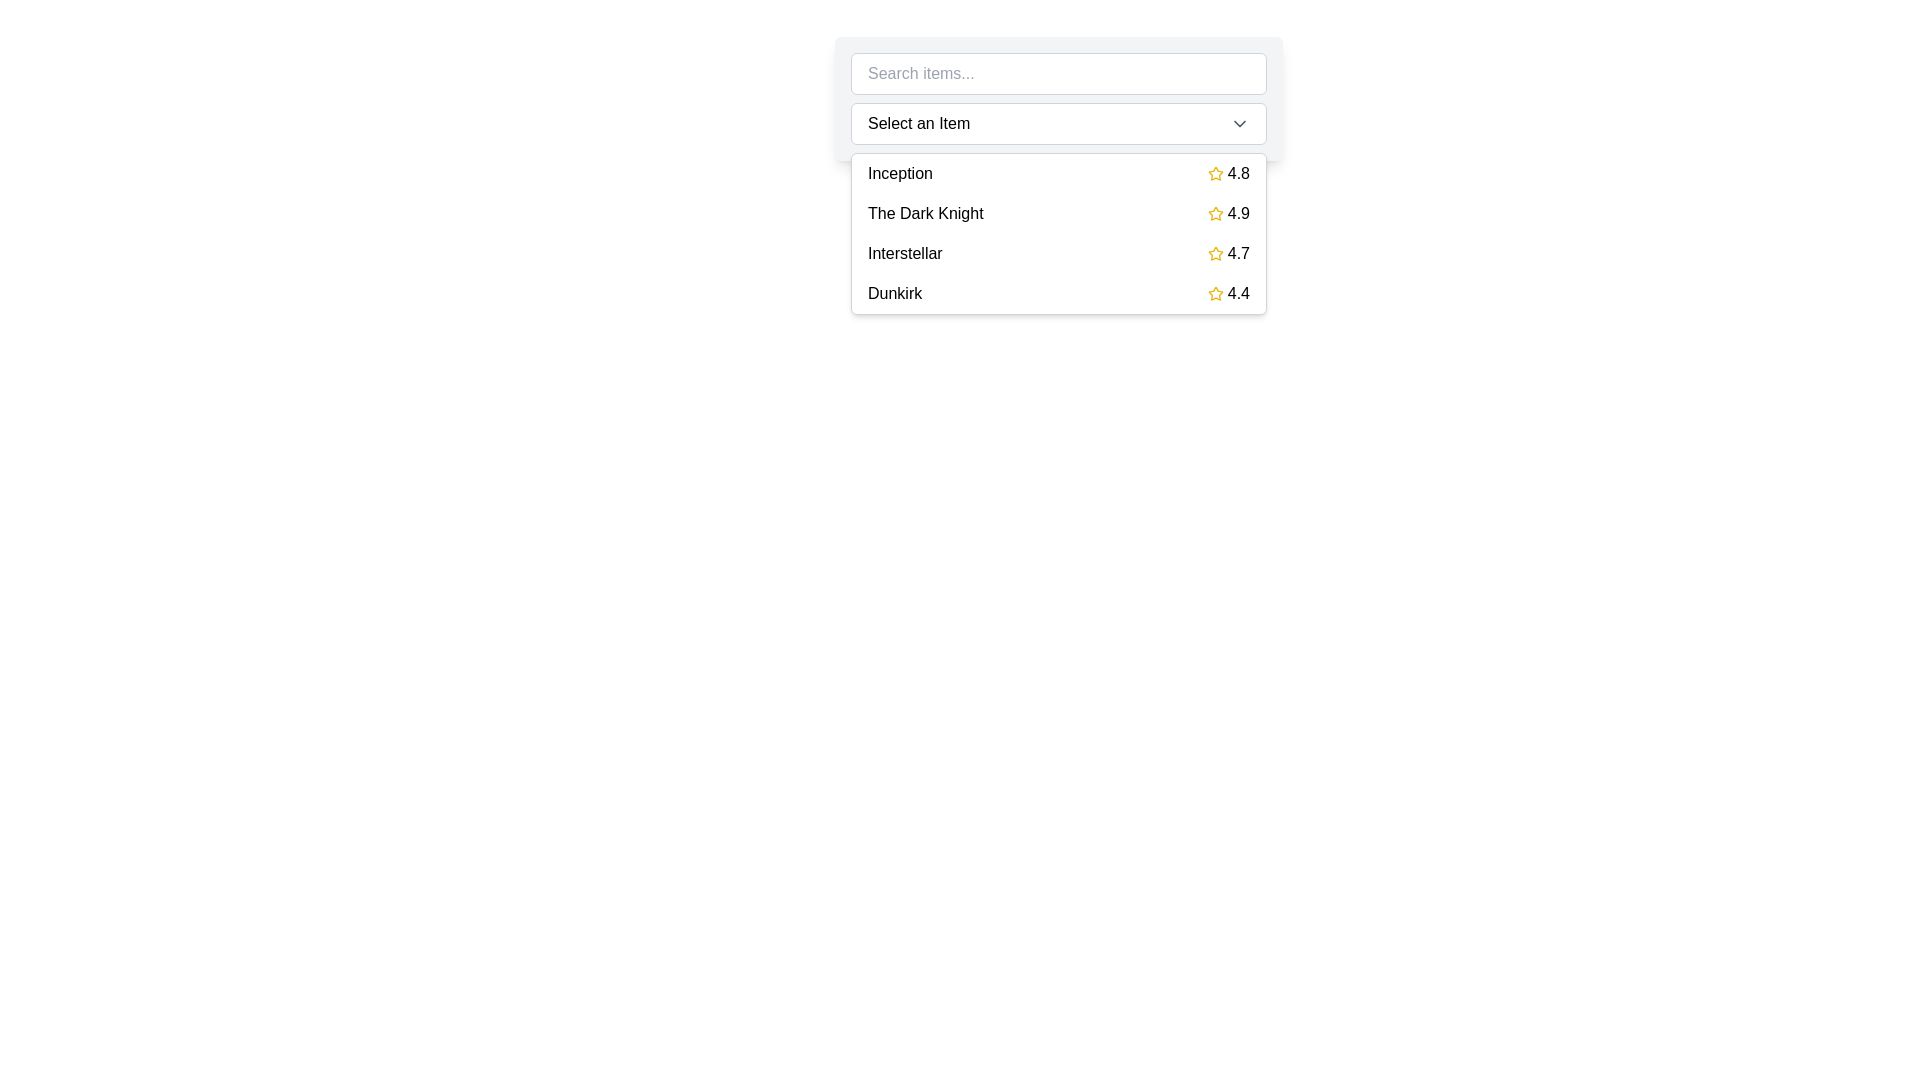 The height and width of the screenshot is (1080, 1920). What do you see at coordinates (1058, 233) in the screenshot?
I see `the movie dropdown menu located below the 'Select an Item' trigger` at bounding box center [1058, 233].